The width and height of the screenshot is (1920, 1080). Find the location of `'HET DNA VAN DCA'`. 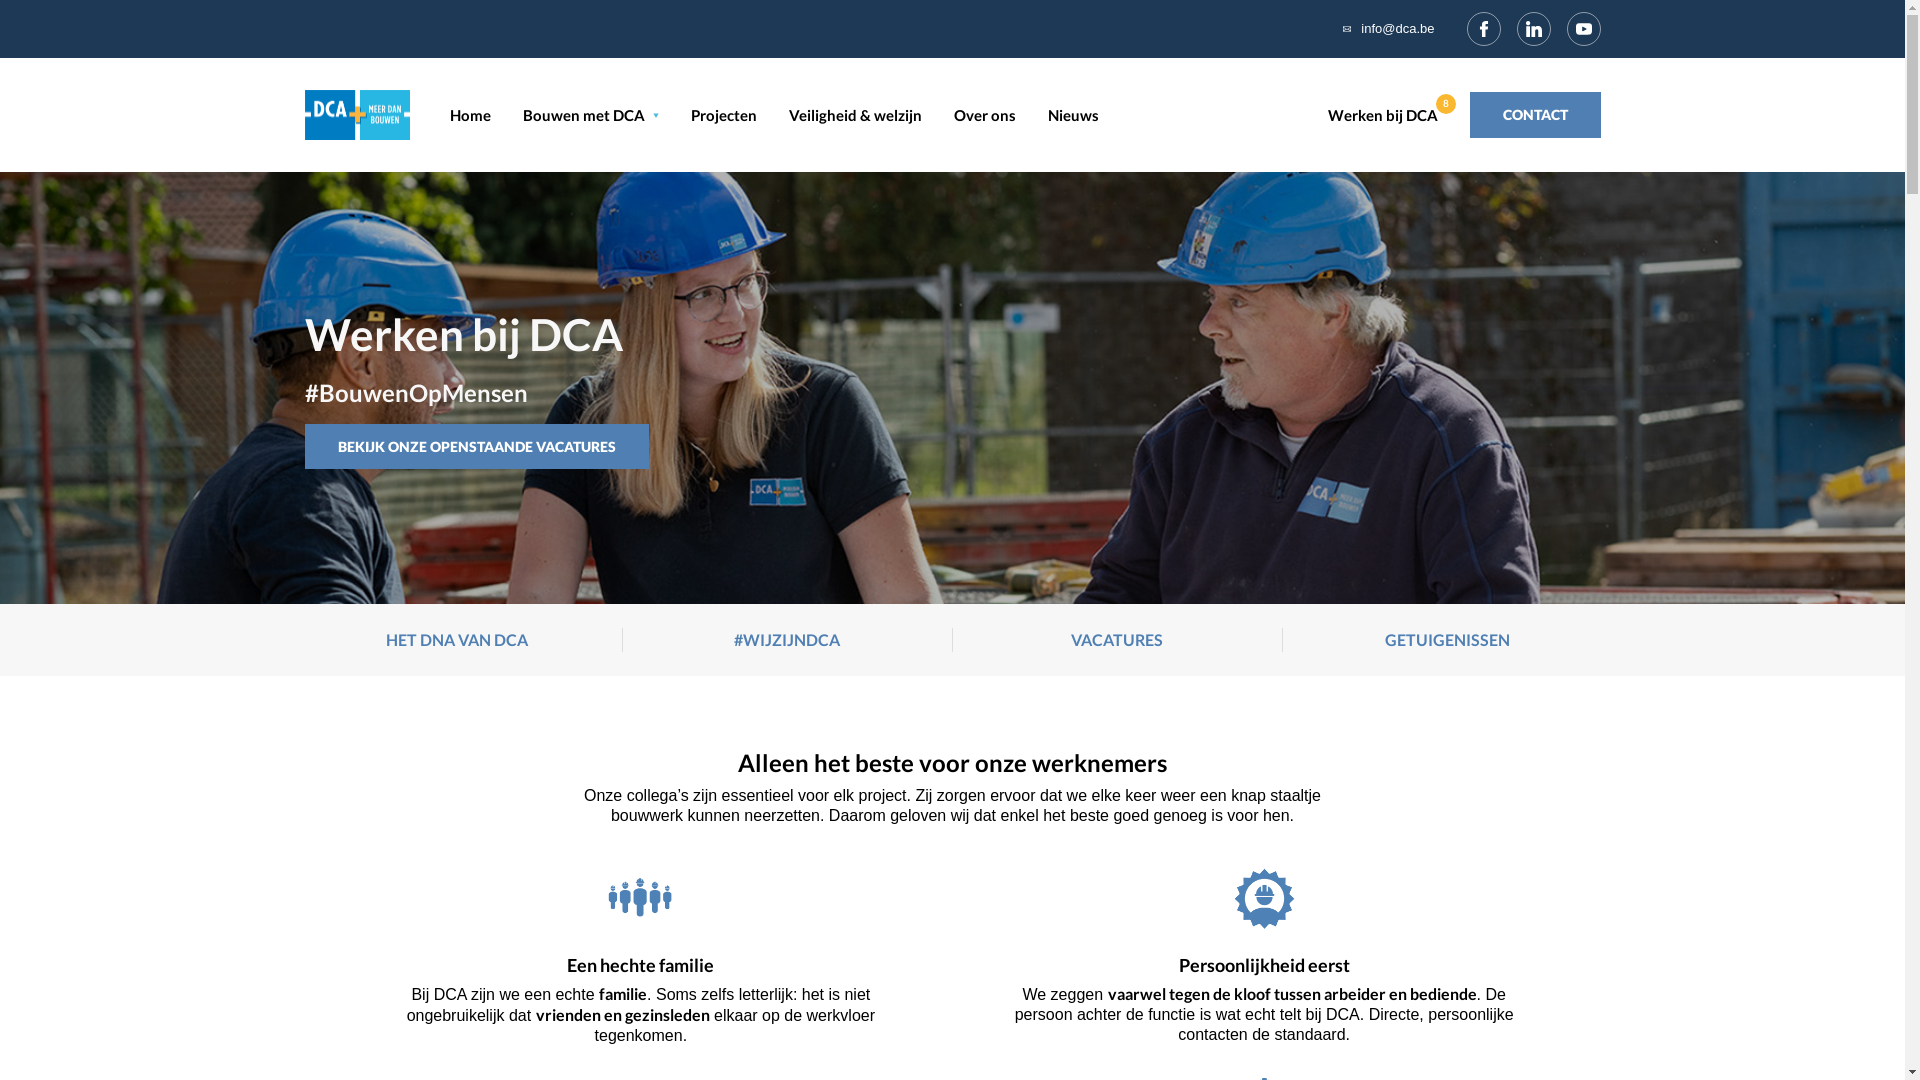

'HET DNA VAN DCA' is located at coordinates (455, 640).